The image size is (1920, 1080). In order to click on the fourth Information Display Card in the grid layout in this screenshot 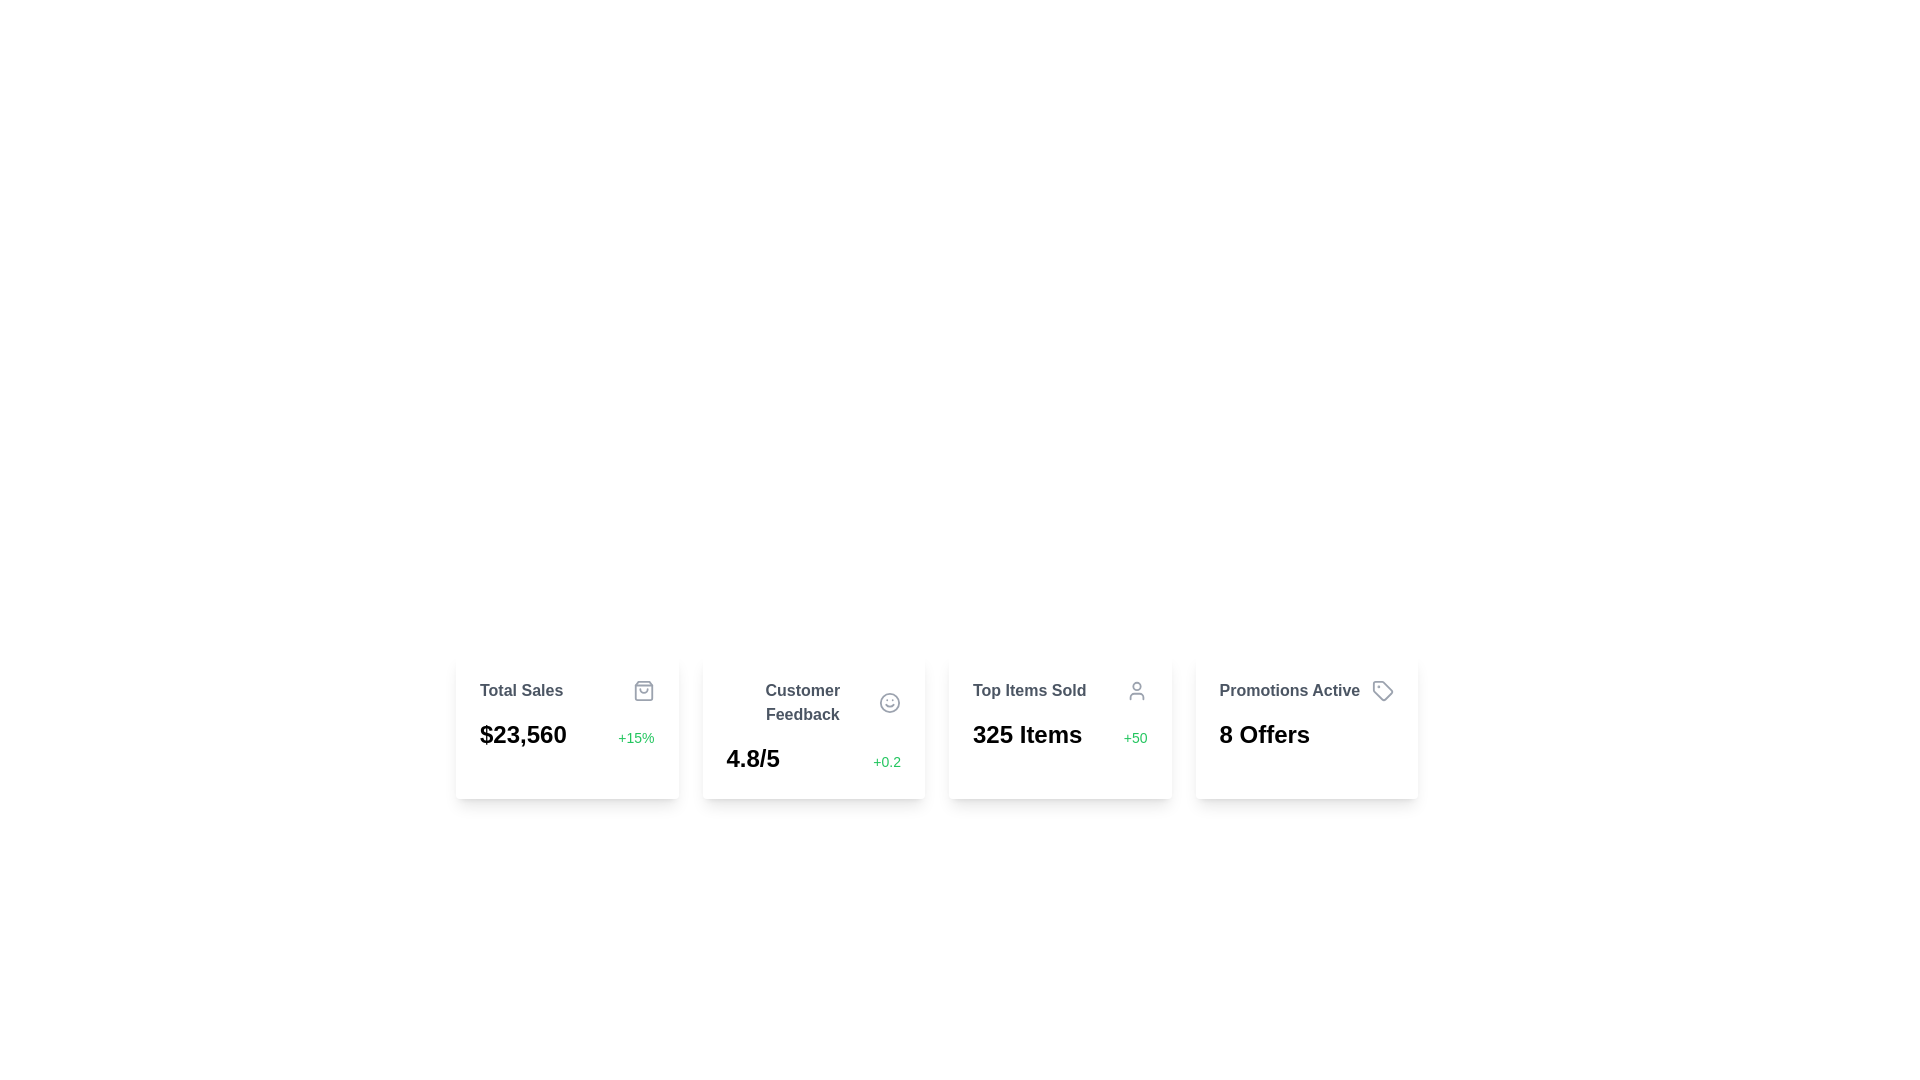, I will do `click(1306, 726)`.